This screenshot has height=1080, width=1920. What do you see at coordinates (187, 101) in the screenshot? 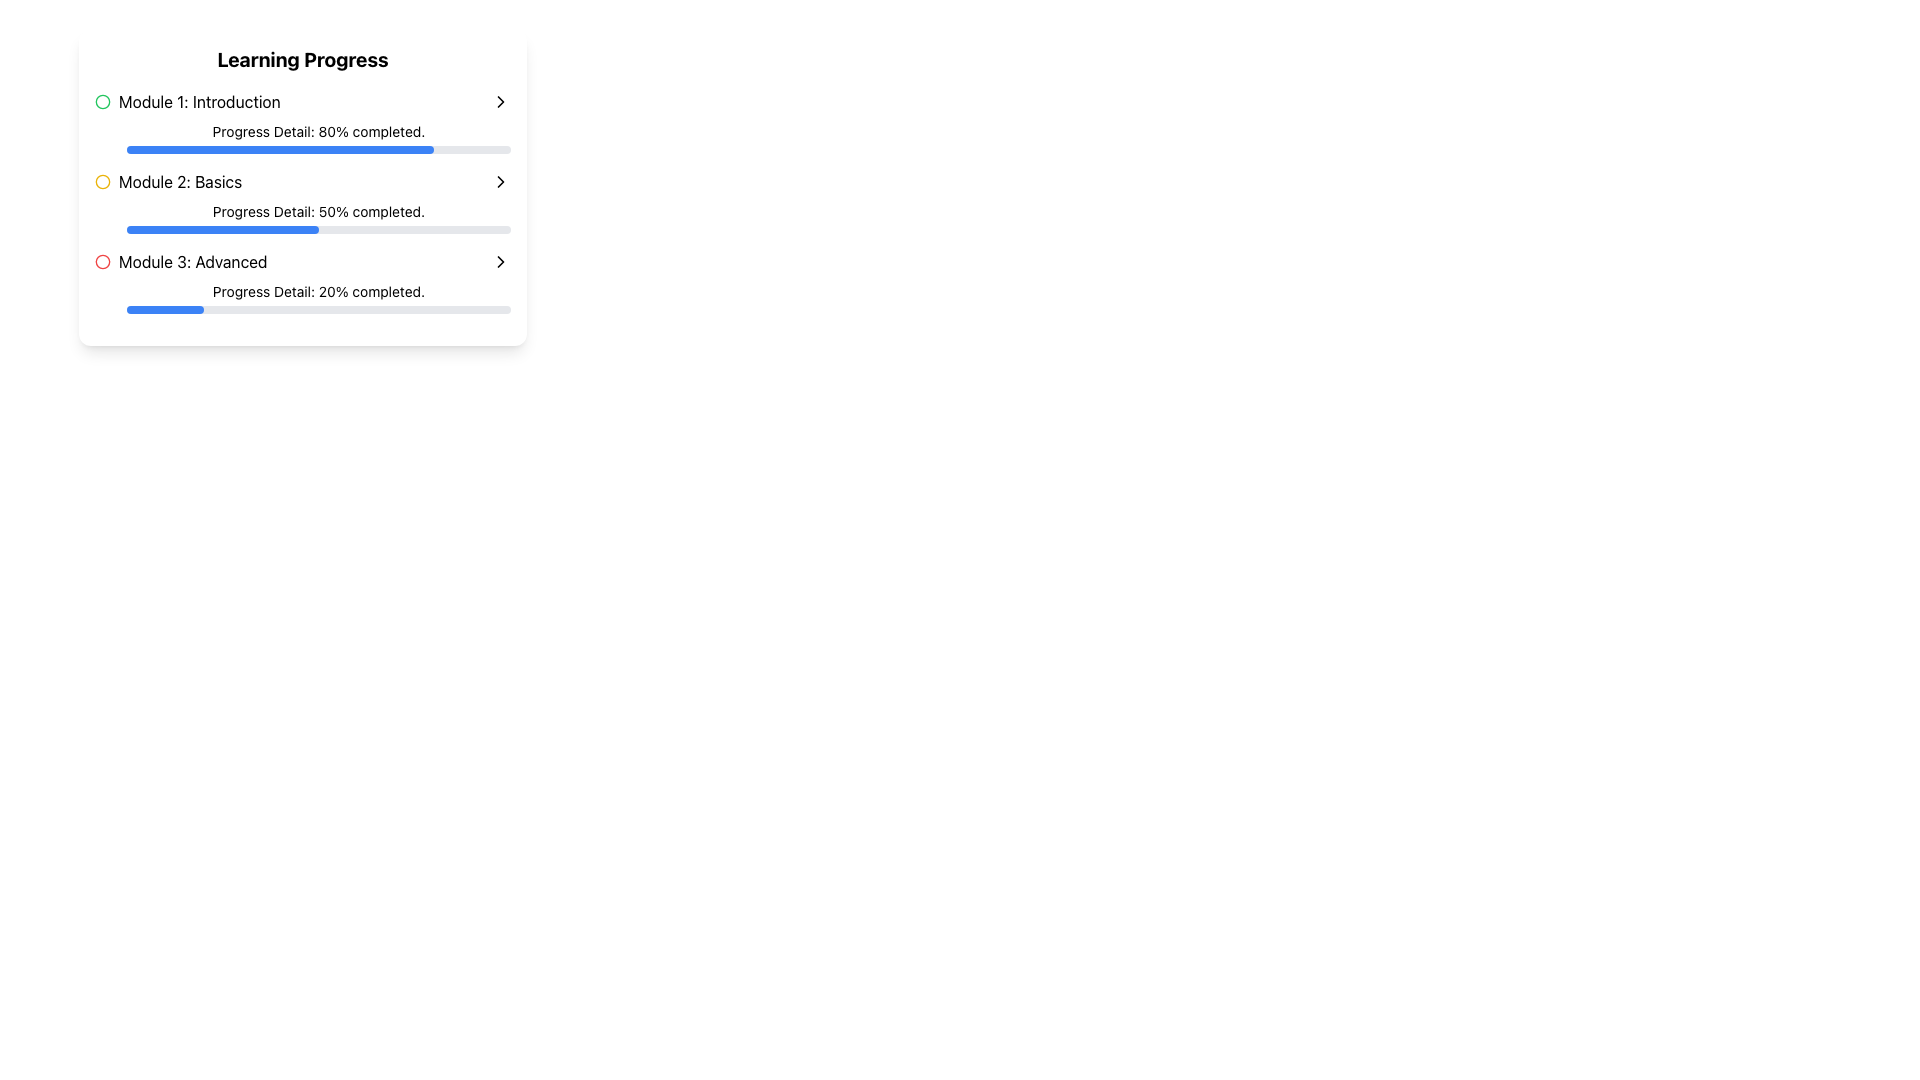
I see `the Text Label that serves as the title for the first module in the 'Learning Progress' section` at bounding box center [187, 101].